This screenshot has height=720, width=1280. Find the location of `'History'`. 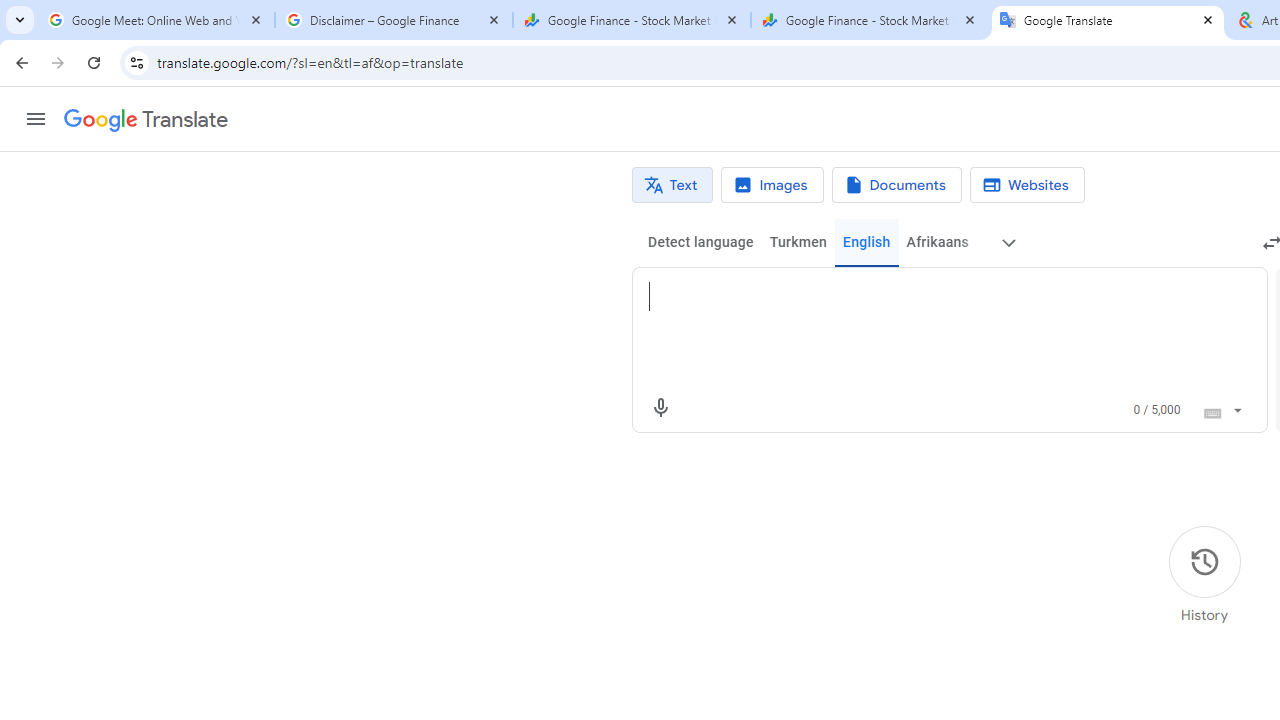

'History' is located at coordinates (1203, 575).